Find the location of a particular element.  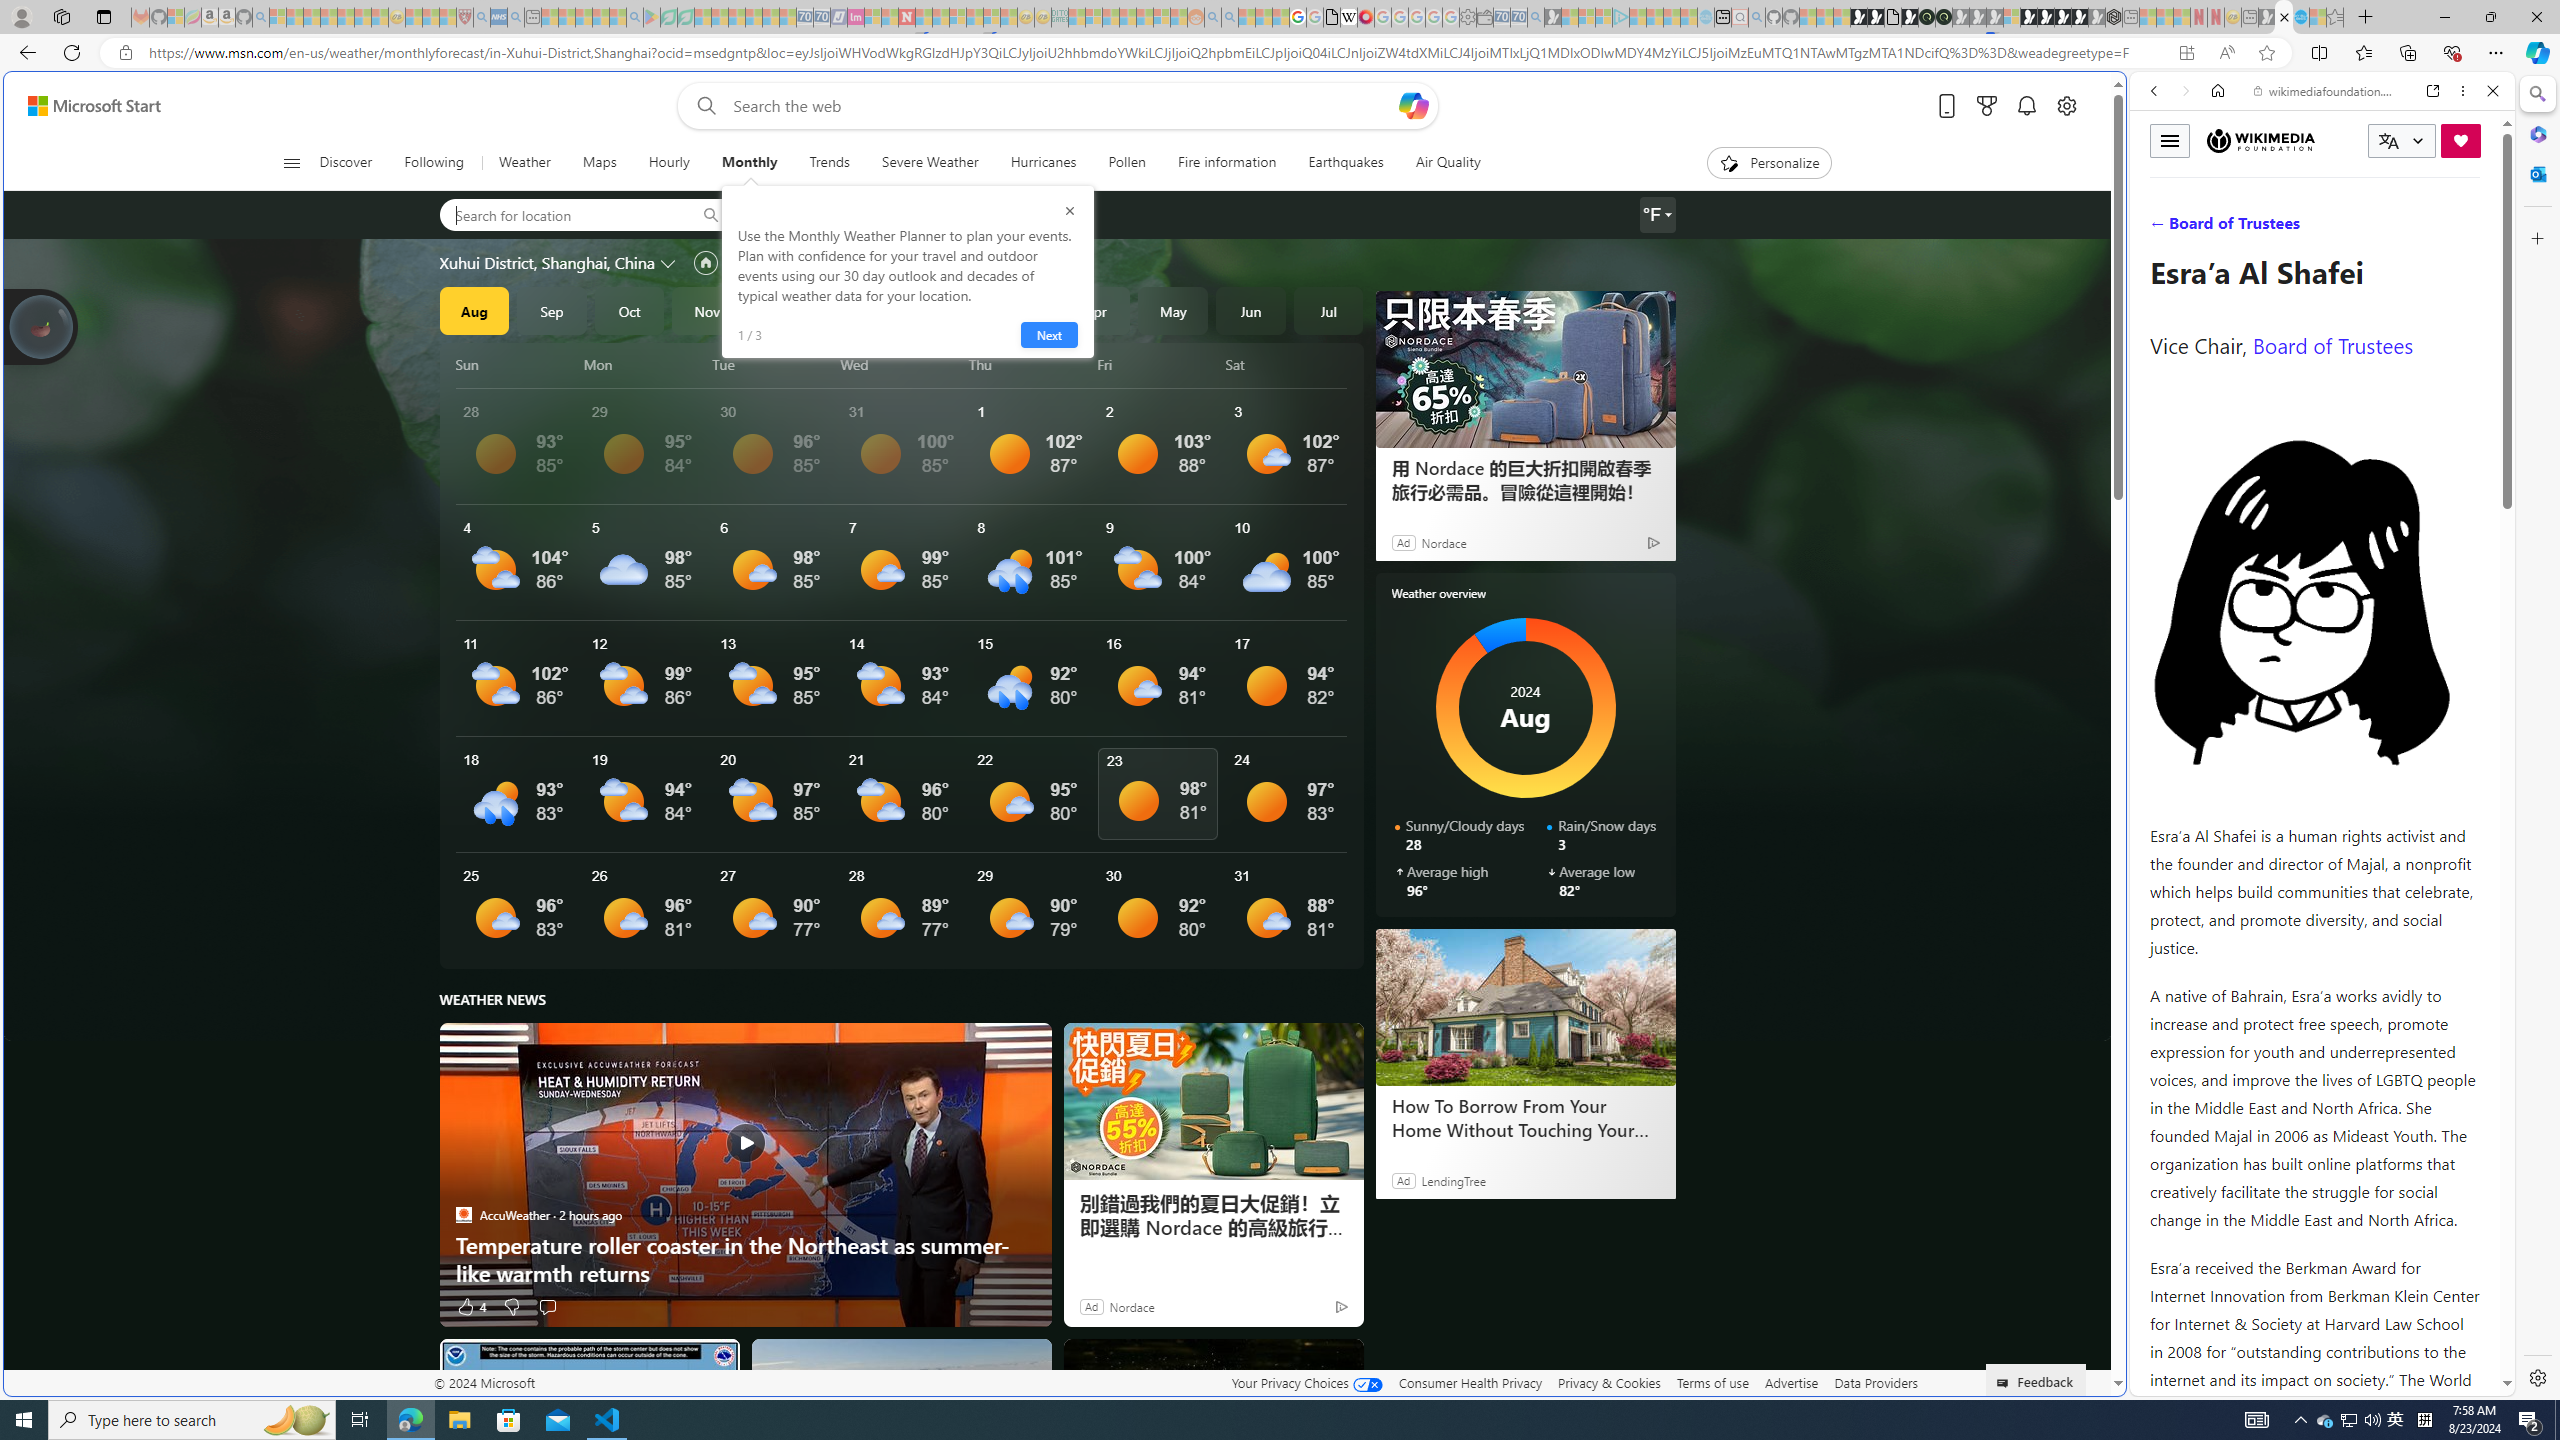

'Jun' is located at coordinates (1250, 310).